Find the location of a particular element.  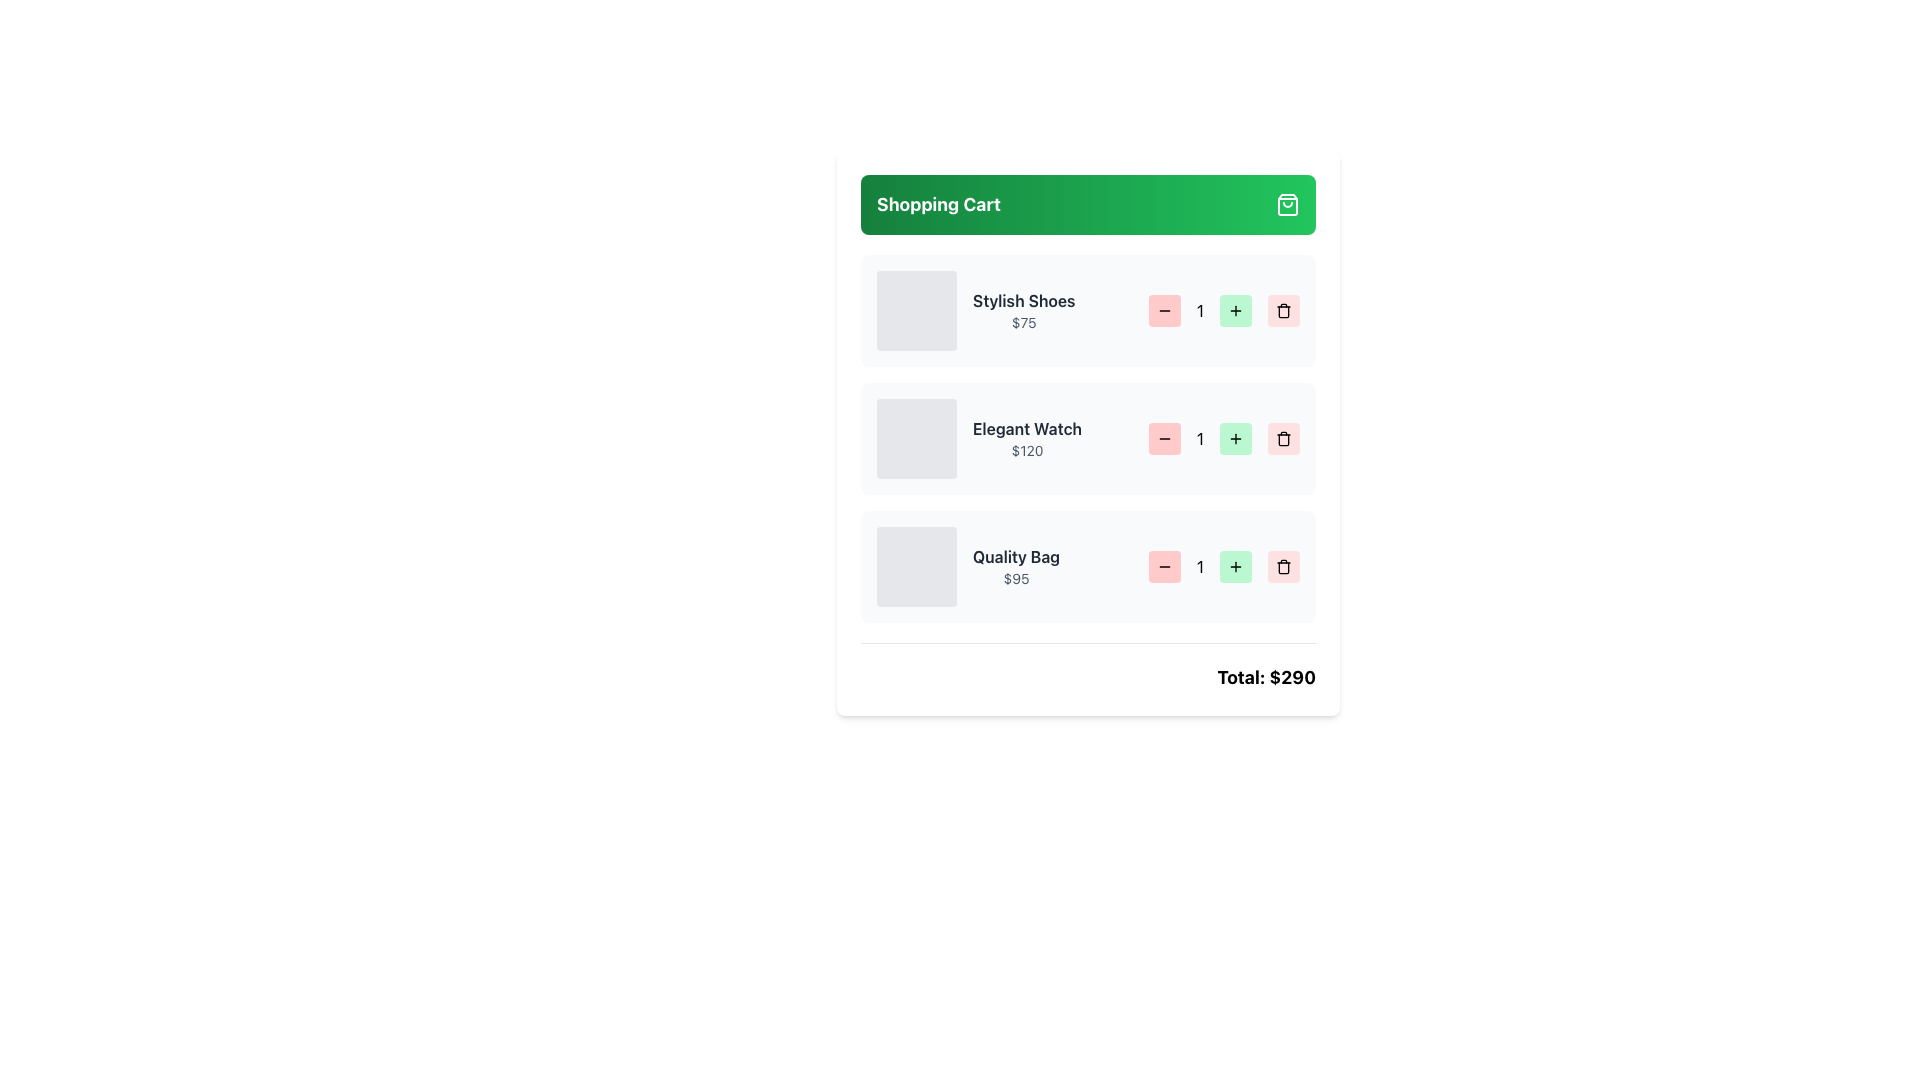

the product entry UI element displaying the product name and price, located in the topmost row of the shopping cart list is located at coordinates (976, 311).